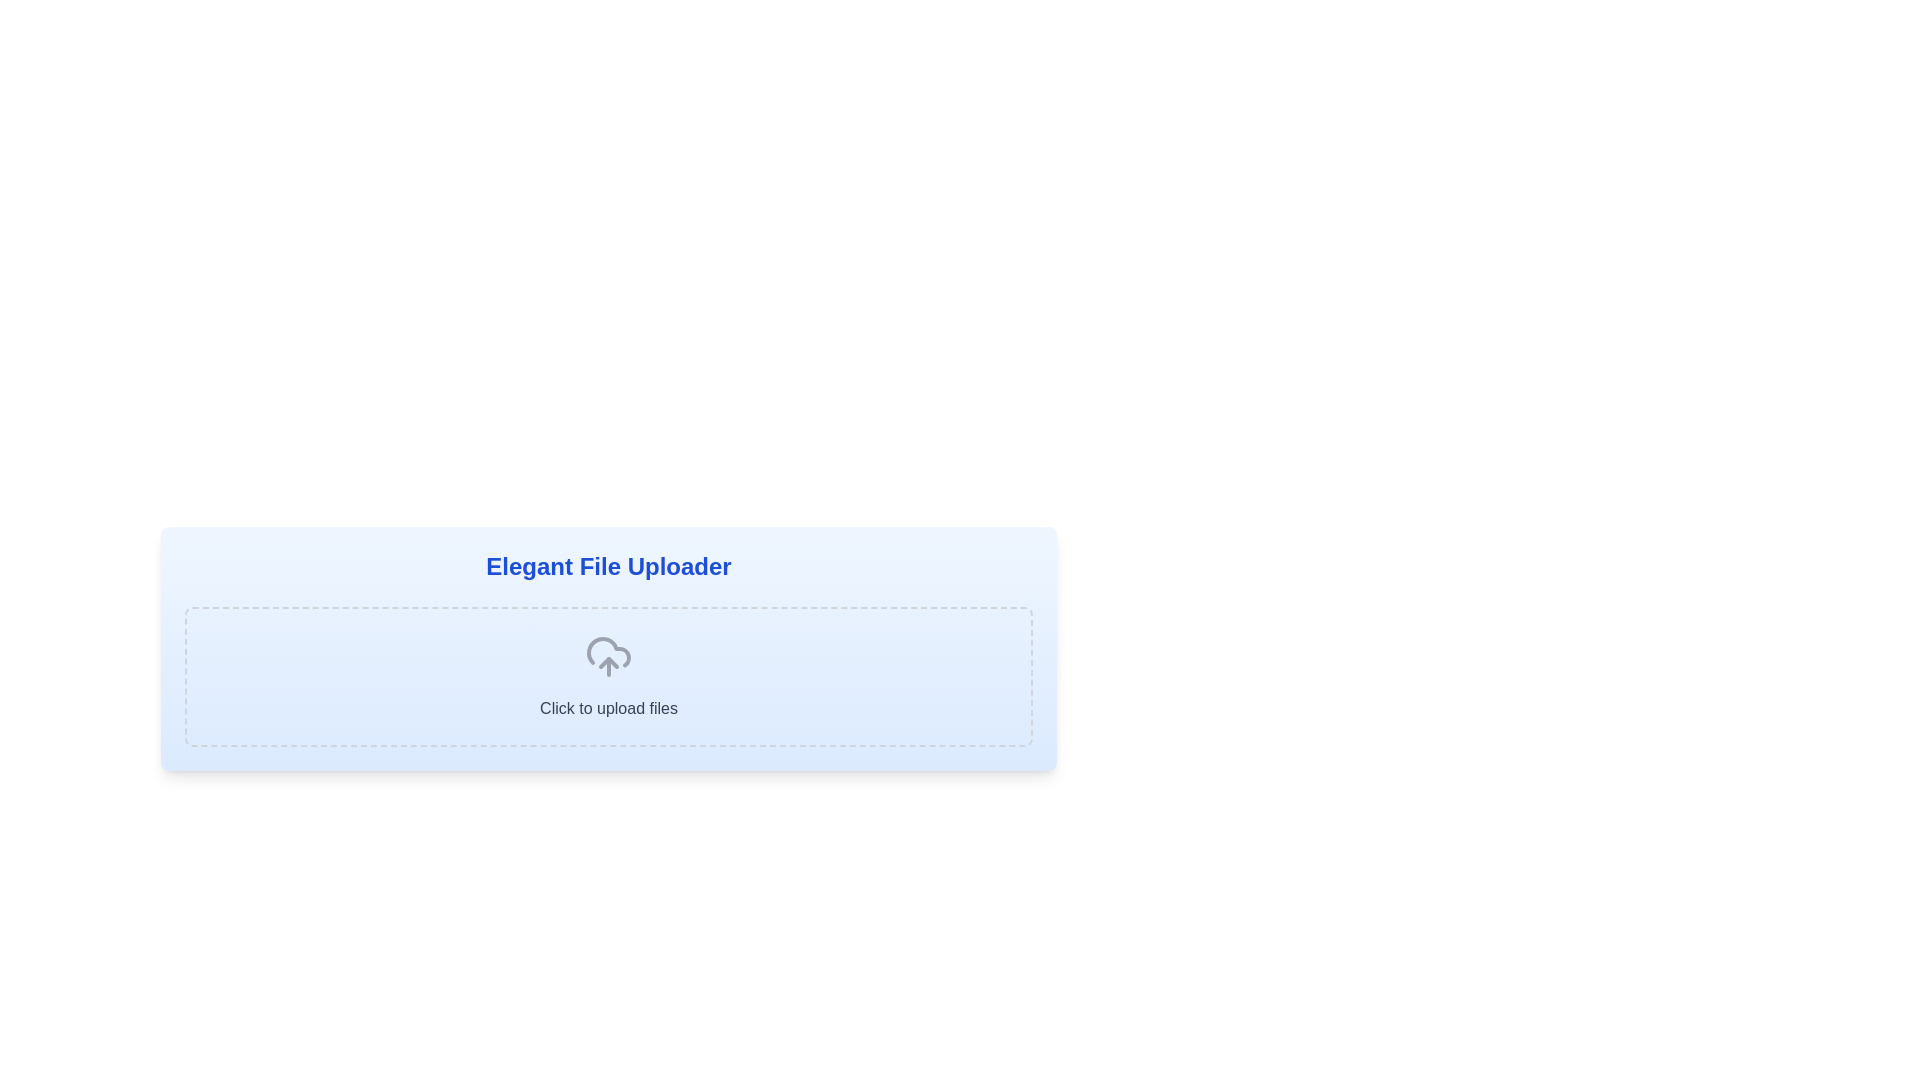 Image resolution: width=1920 pixels, height=1080 pixels. Describe the element at coordinates (608, 676) in the screenshot. I see `the Interactive upload button located in the 'Elegant File Uploader' section to trigger additional styling effects` at that location.